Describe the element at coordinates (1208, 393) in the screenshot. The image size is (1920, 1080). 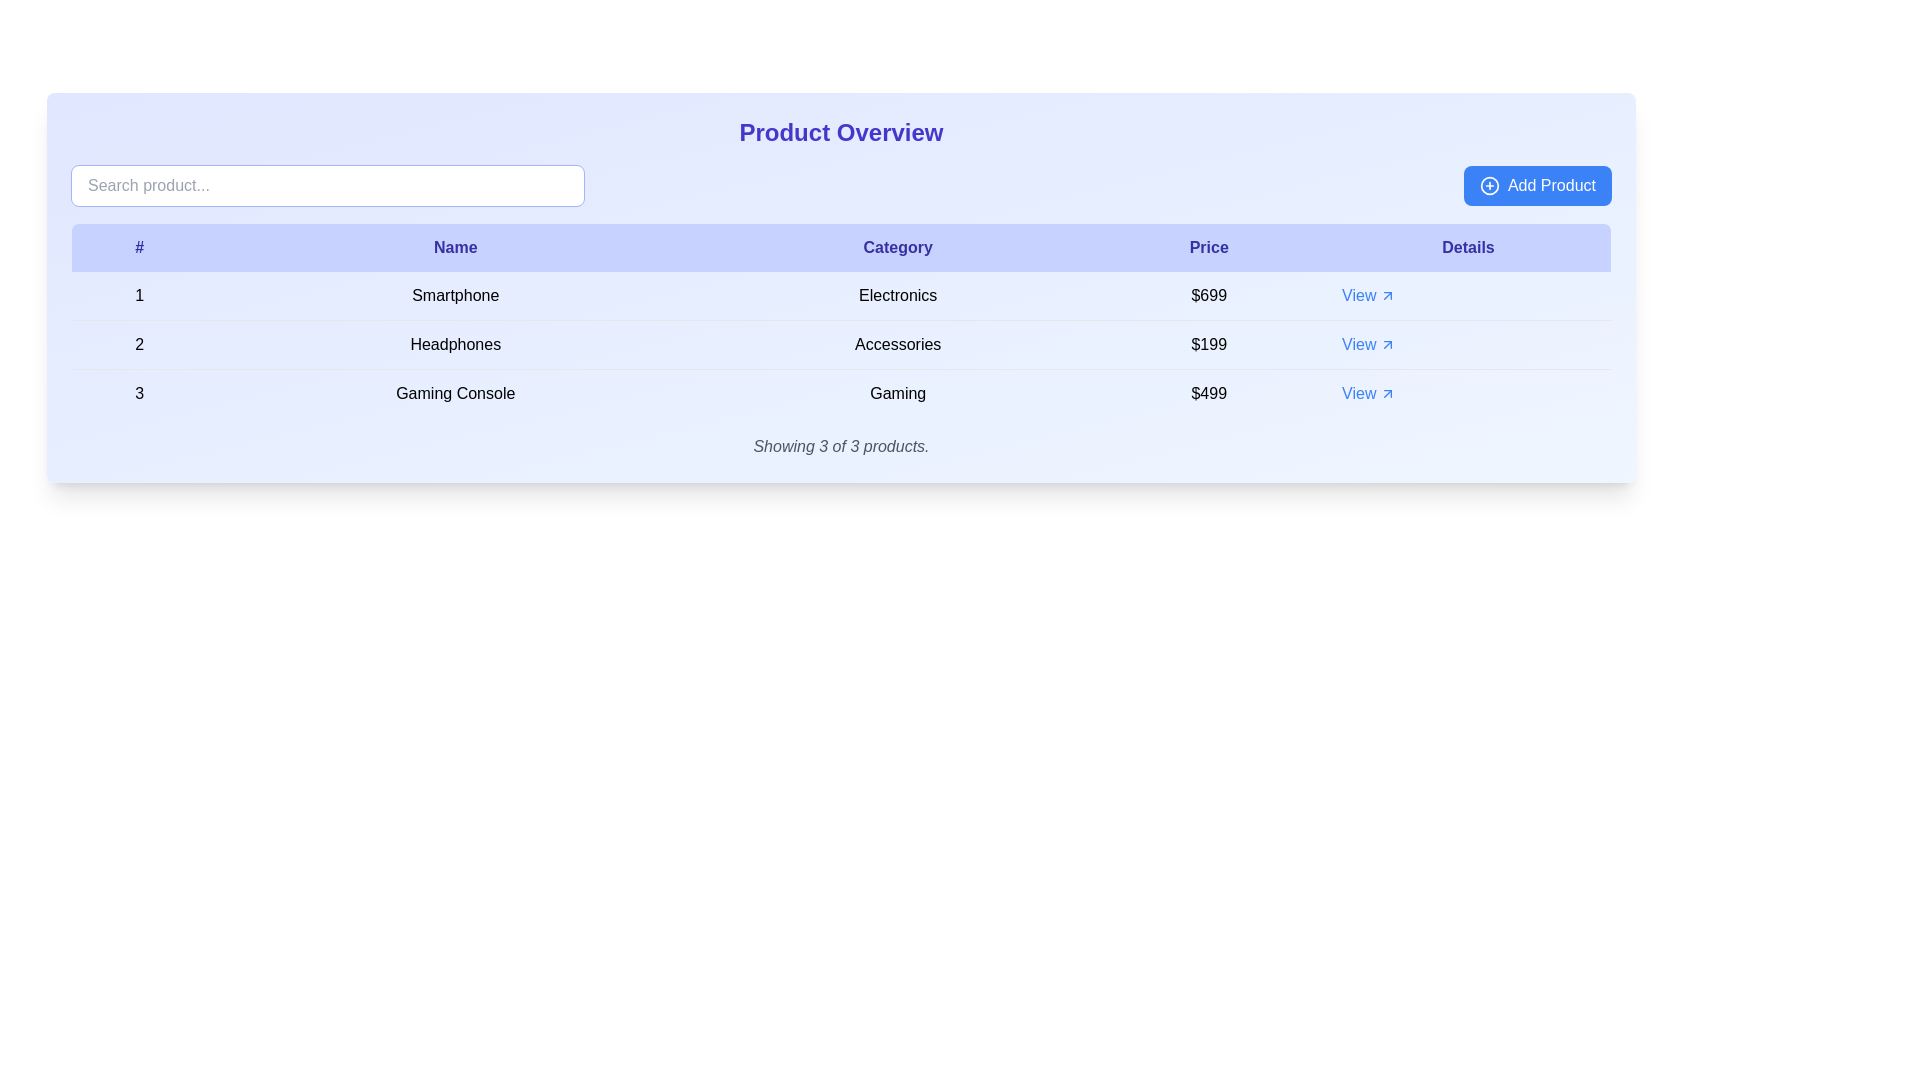
I see `the price indicator element displaying '$499', which is styled with a plain black font and located in the 'Price' column of the table, aligned with 'Gaming Console'` at that location.